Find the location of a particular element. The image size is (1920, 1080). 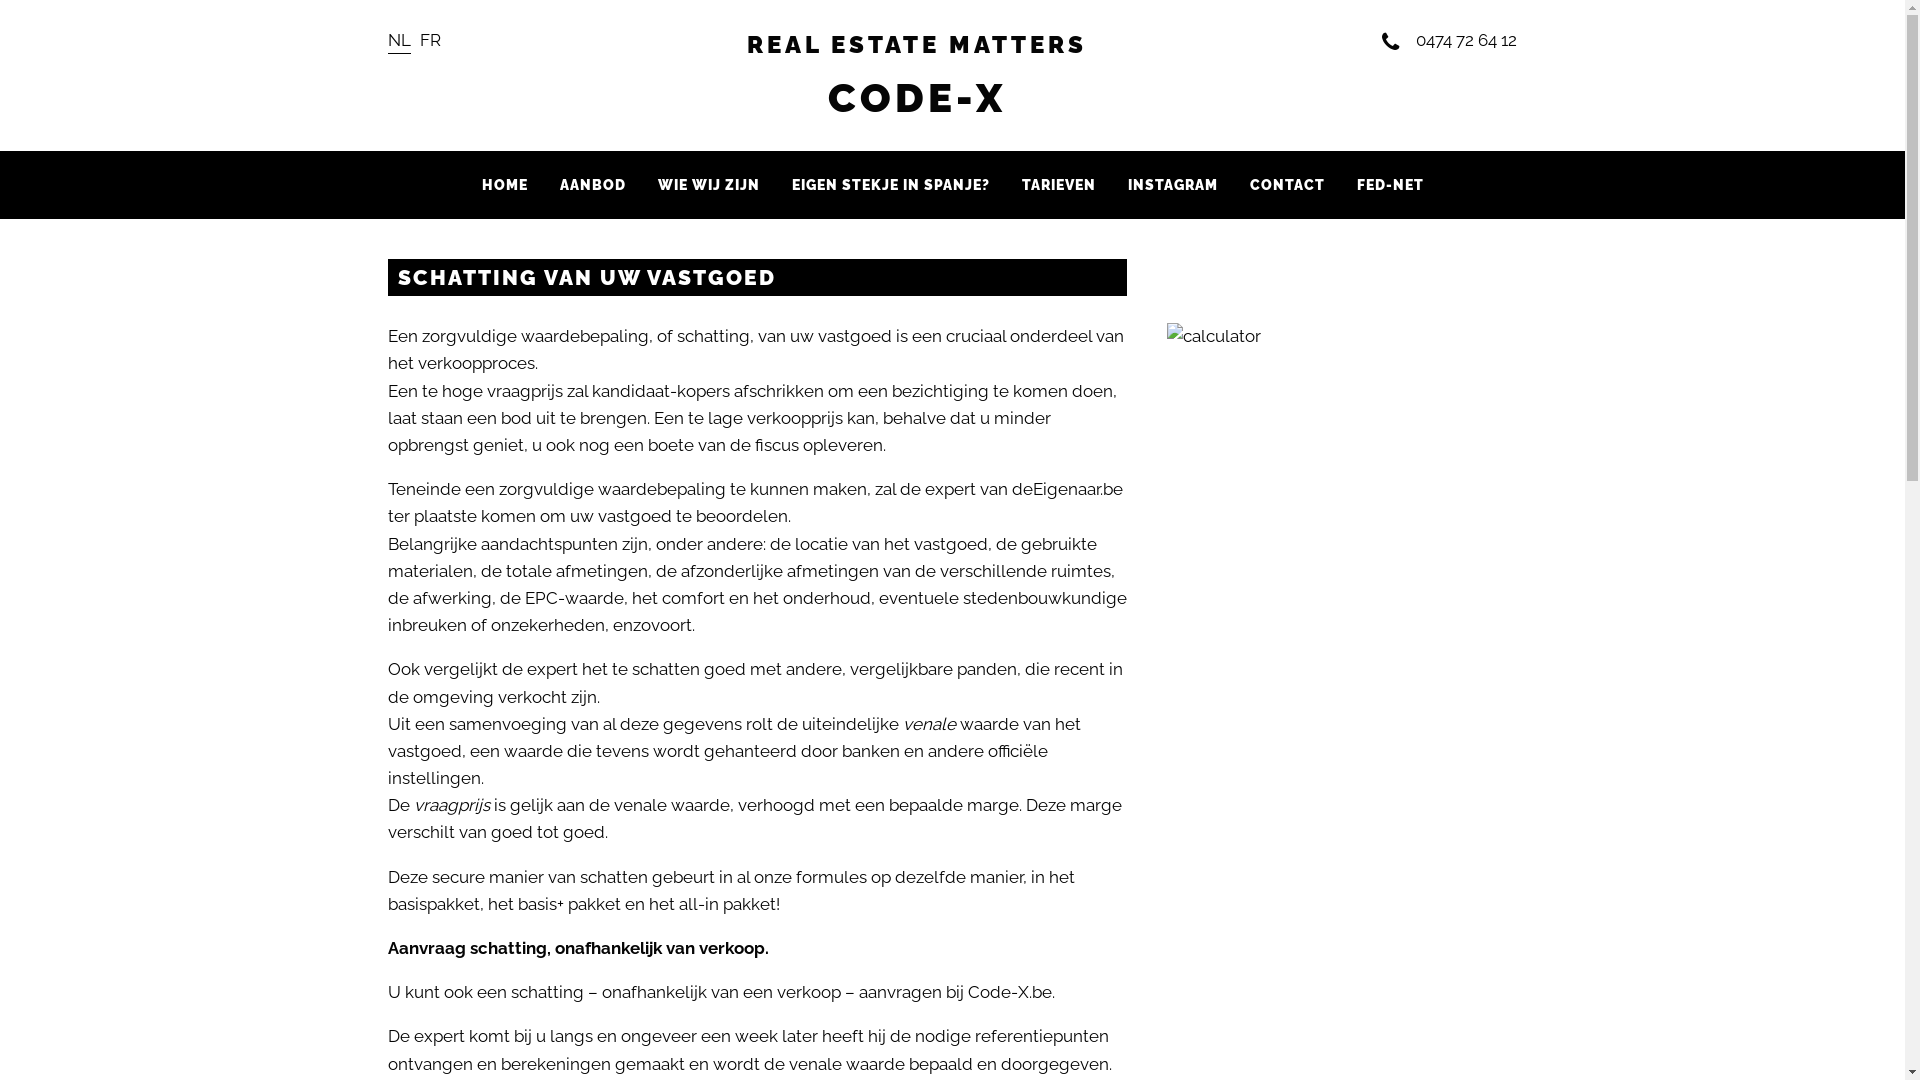

'AANBOD' is located at coordinates (592, 185).